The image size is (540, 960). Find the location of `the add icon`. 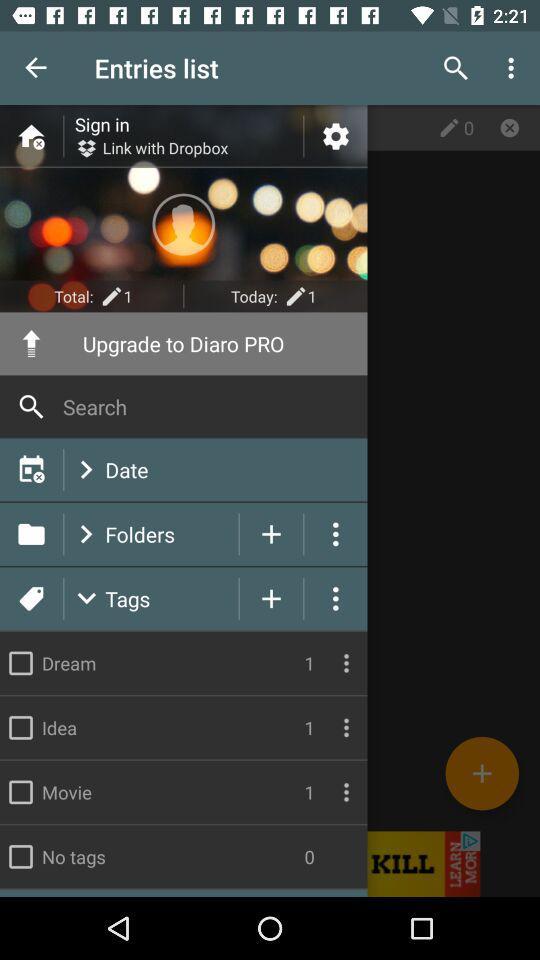

the add icon is located at coordinates (481, 772).